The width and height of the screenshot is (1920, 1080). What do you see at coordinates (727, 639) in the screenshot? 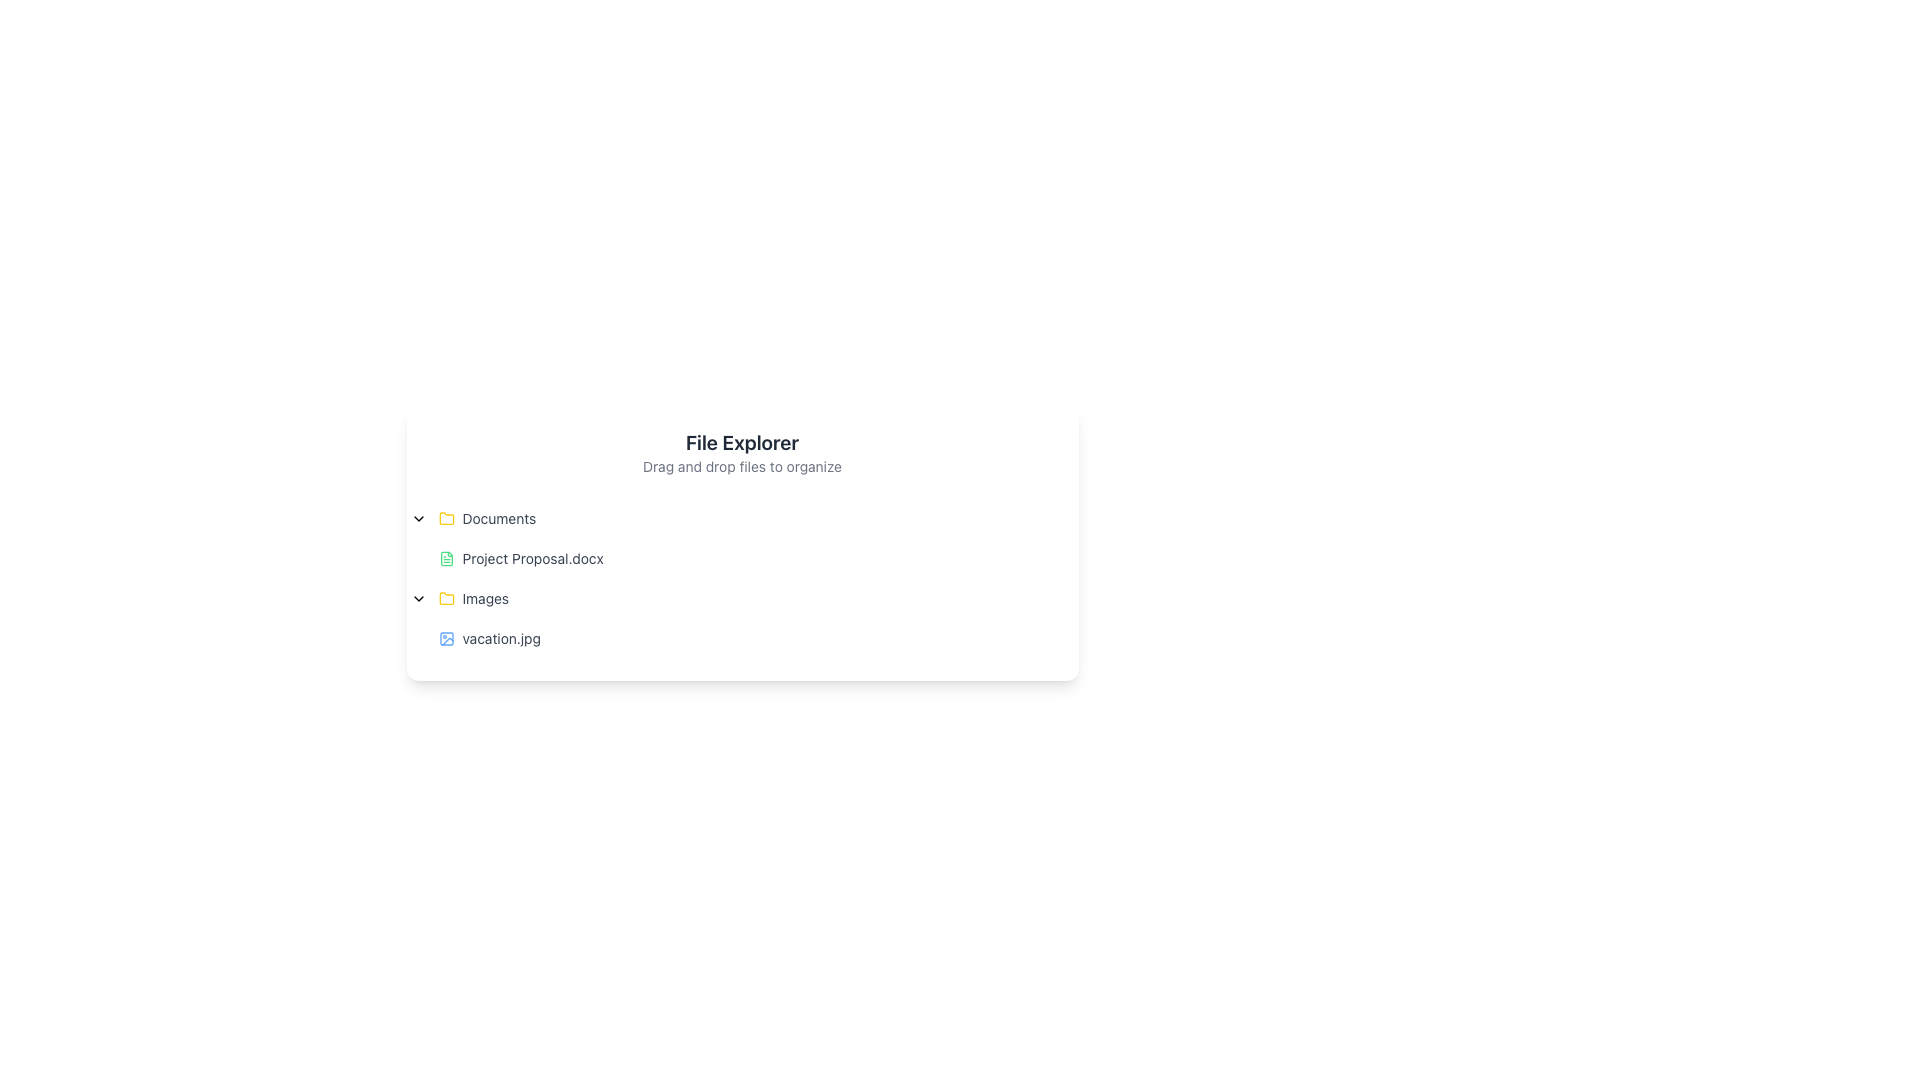
I see `the file item labeled 'vacation.jpg'` at bounding box center [727, 639].